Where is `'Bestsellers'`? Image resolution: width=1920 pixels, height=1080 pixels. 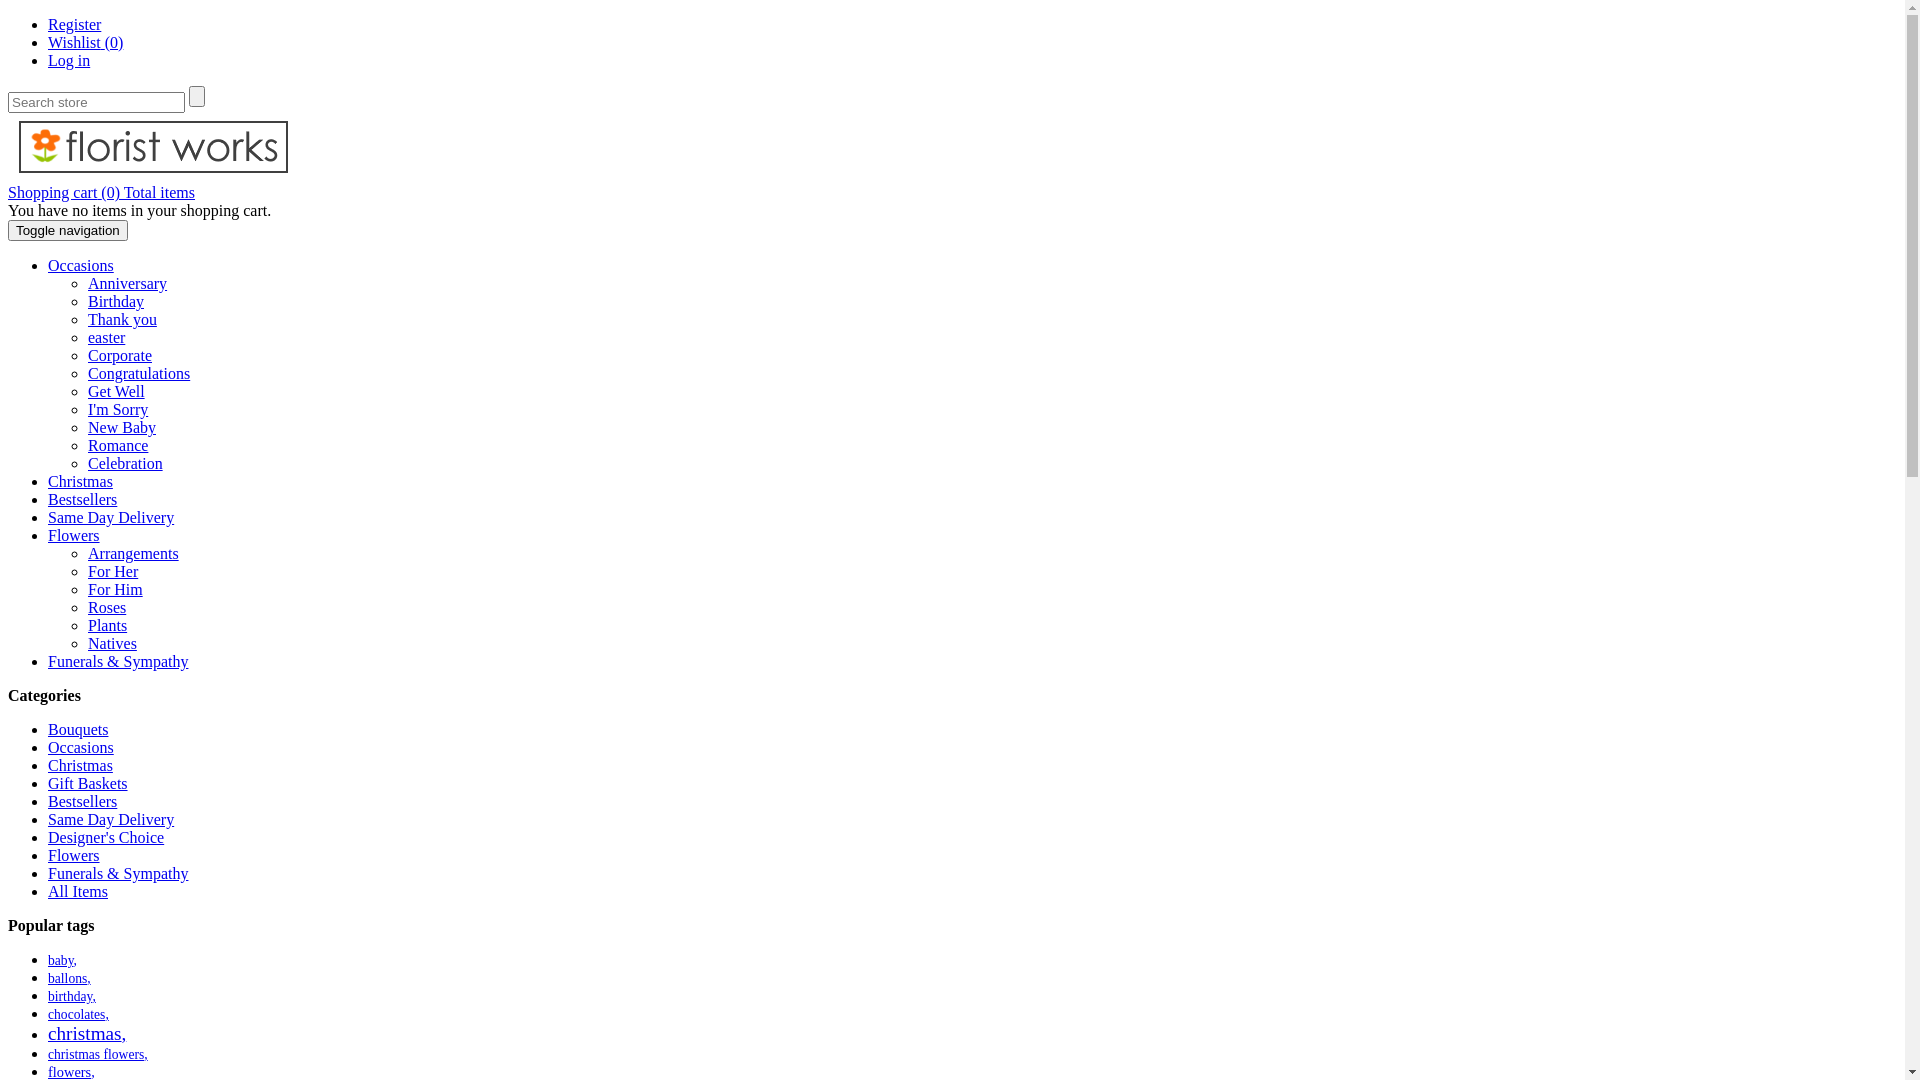
'Bestsellers' is located at coordinates (81, 800).